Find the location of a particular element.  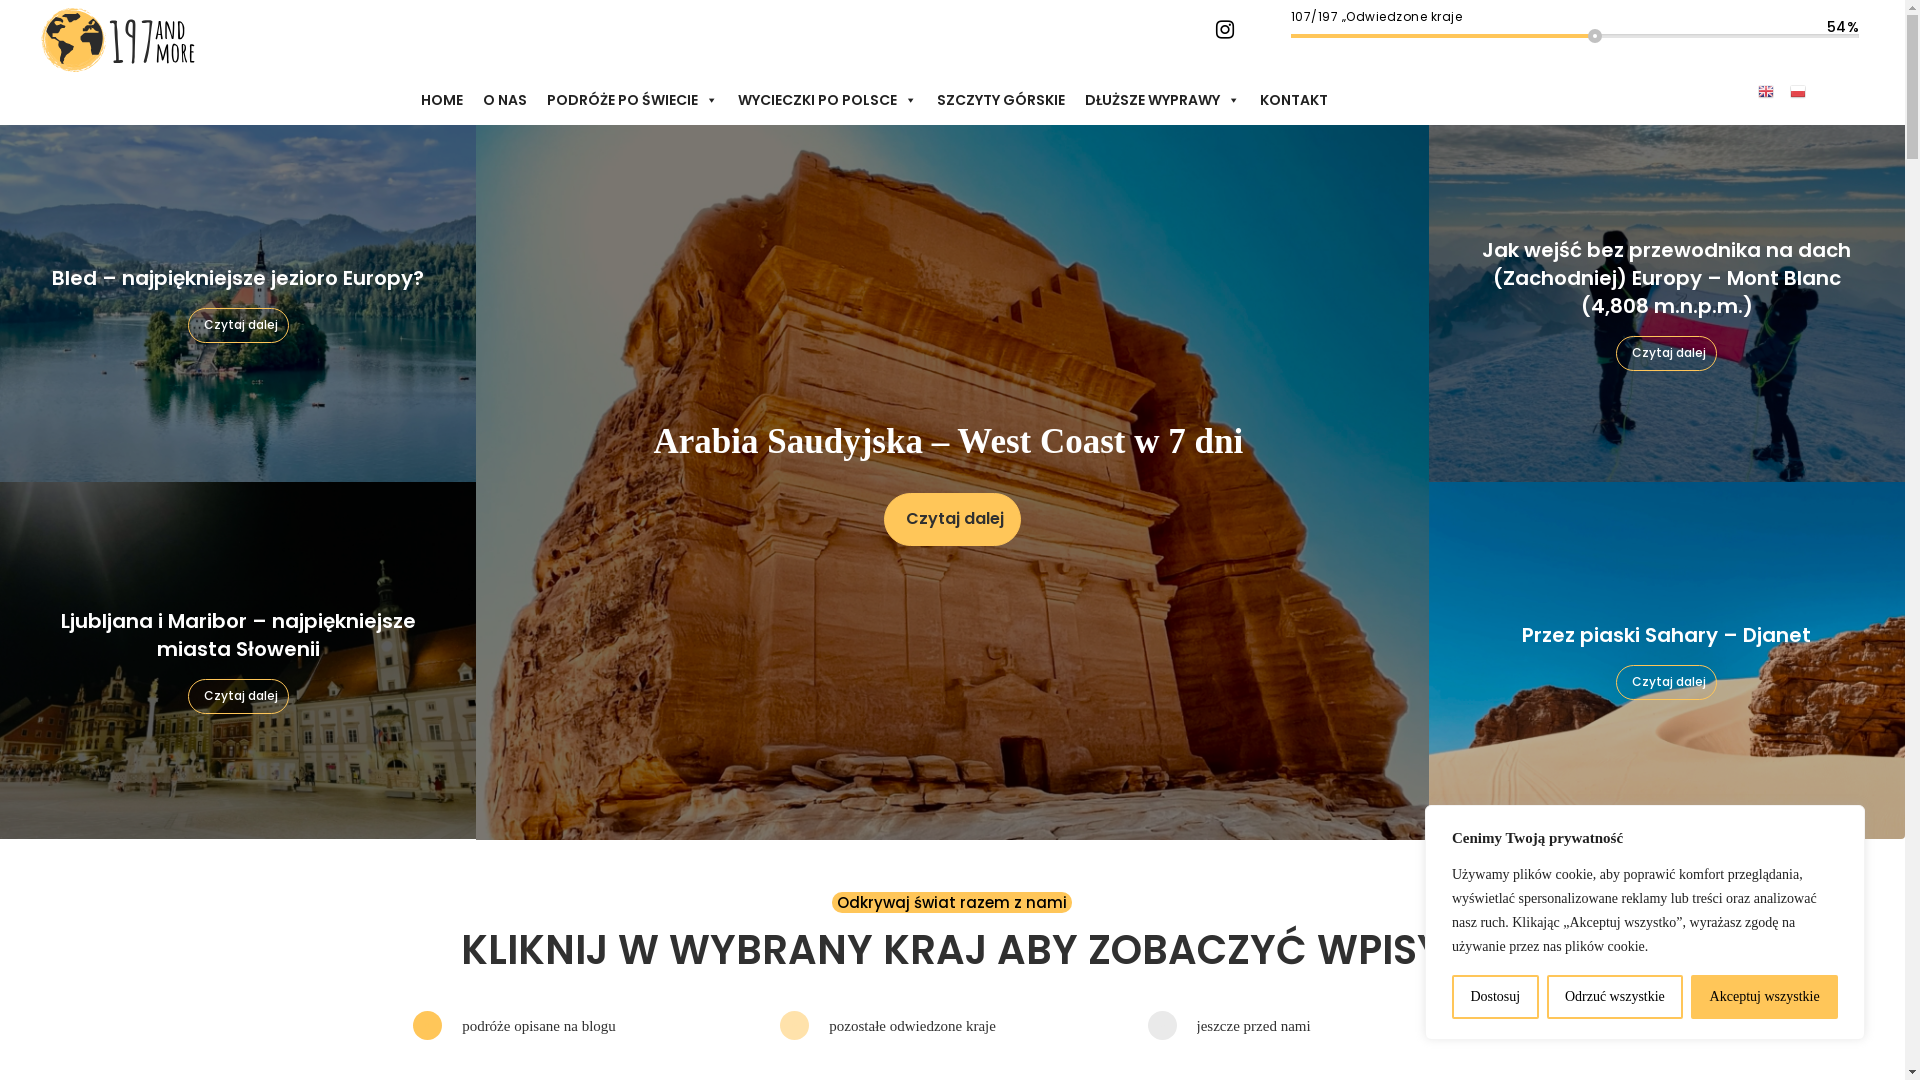

'HOME' is located at coordinates (410, 100).